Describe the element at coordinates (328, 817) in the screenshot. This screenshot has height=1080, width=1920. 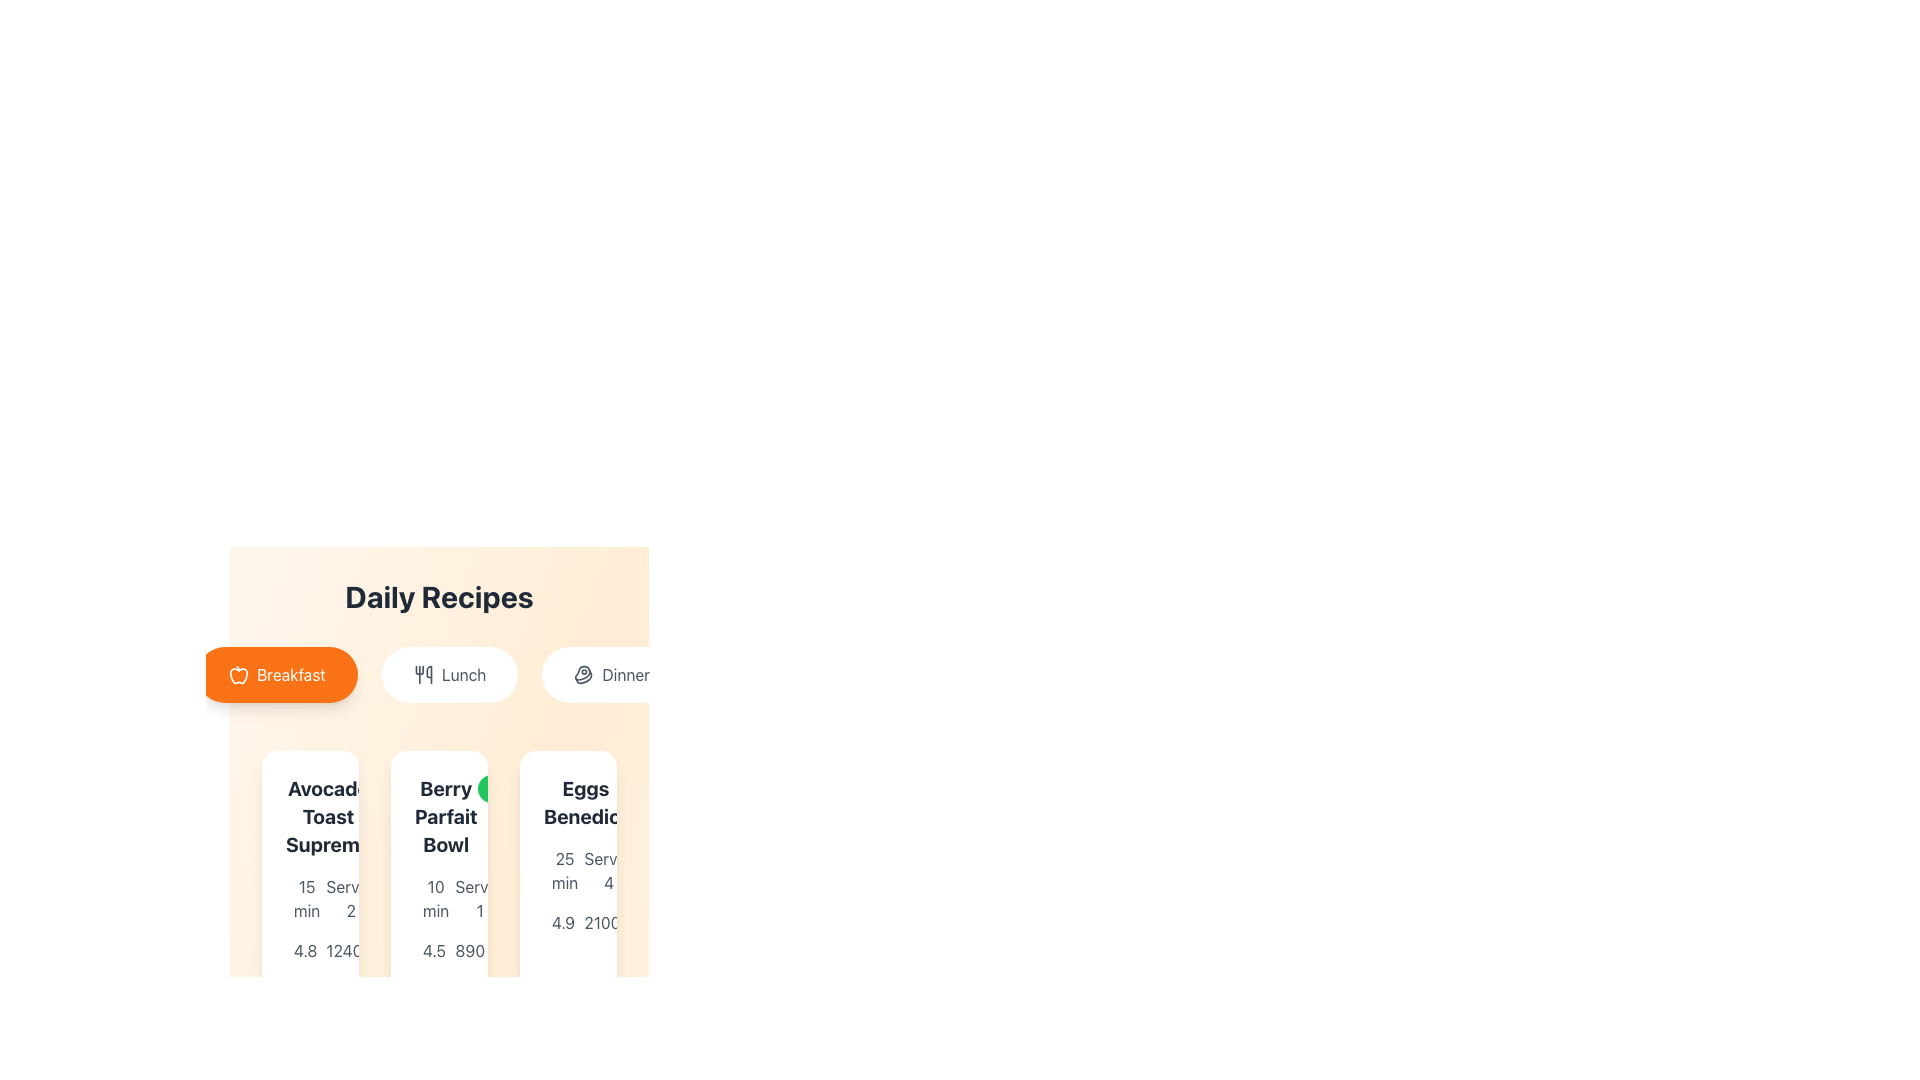
I see `the recipe title text label to check for additional information display` at that location.